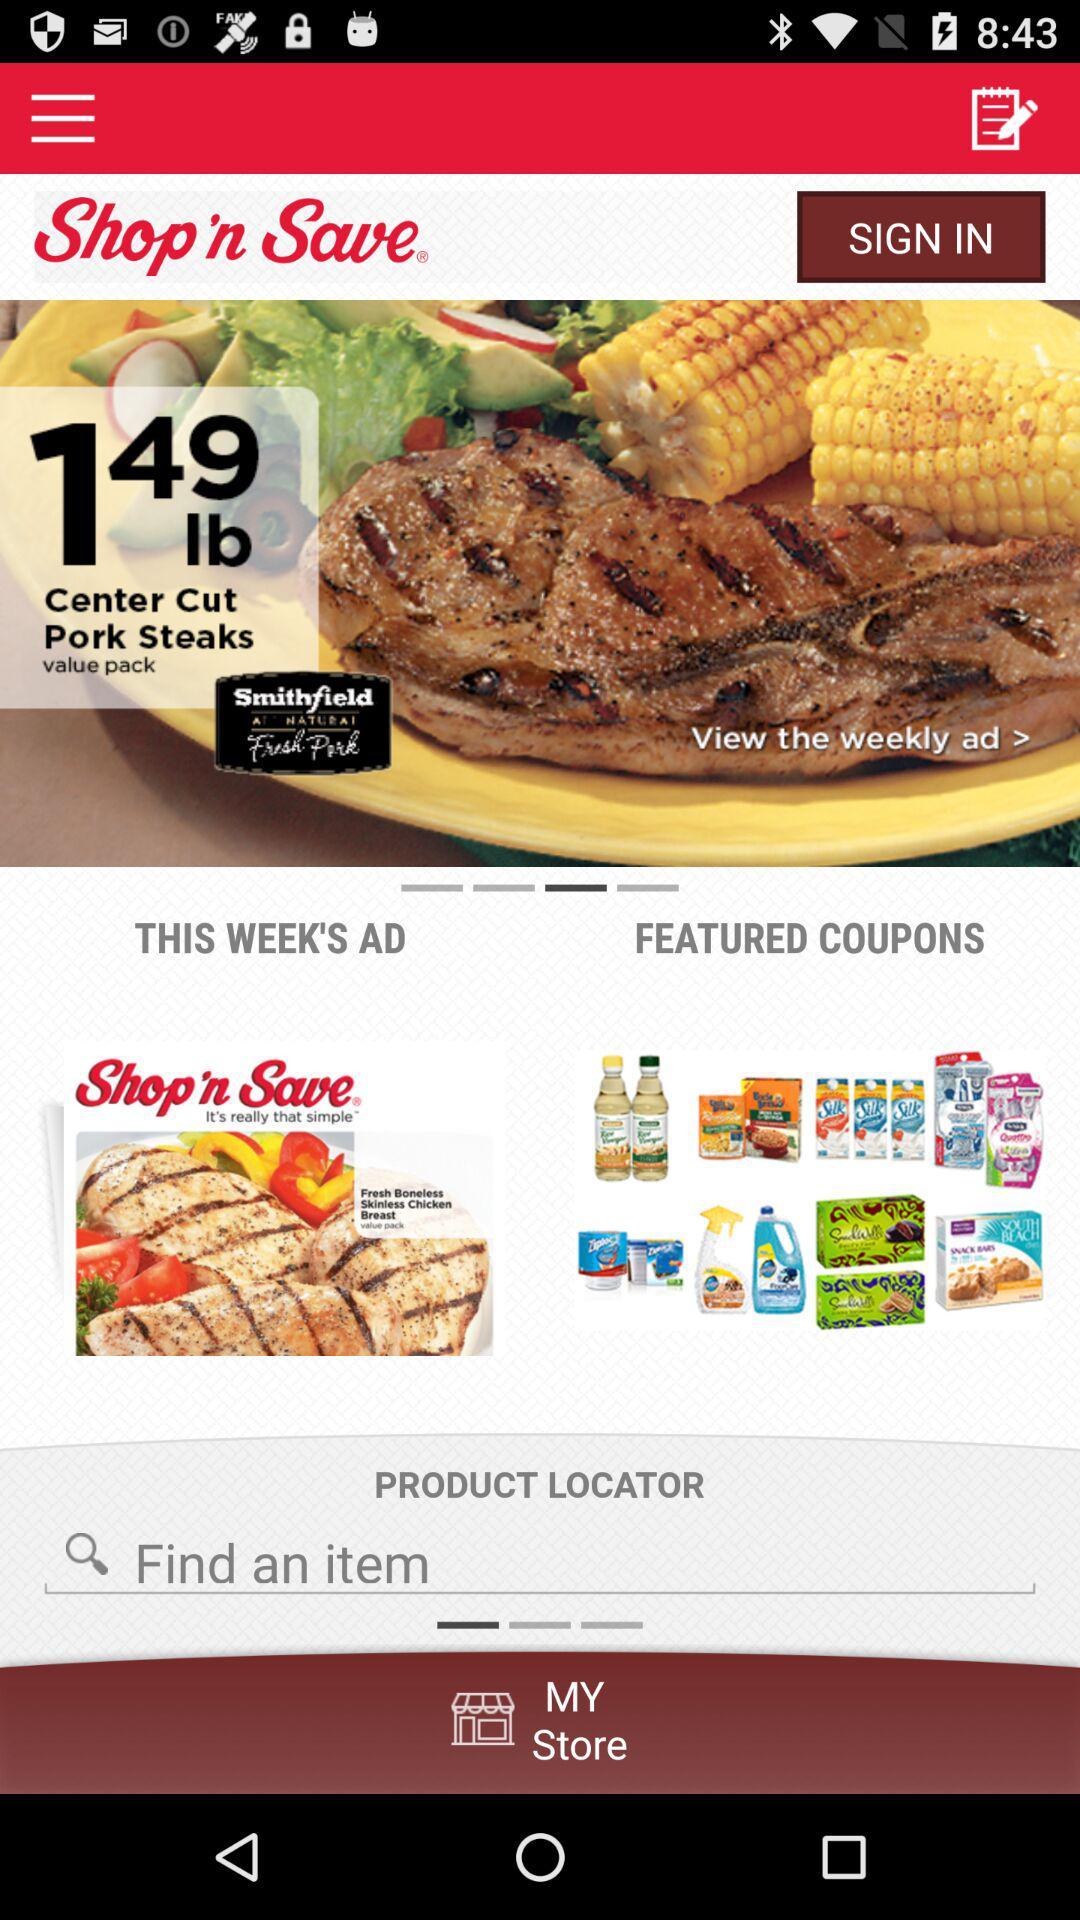 This screenshot has width=1080, height=1920. I want to click on the item below the this week s, so click(284, 1198).